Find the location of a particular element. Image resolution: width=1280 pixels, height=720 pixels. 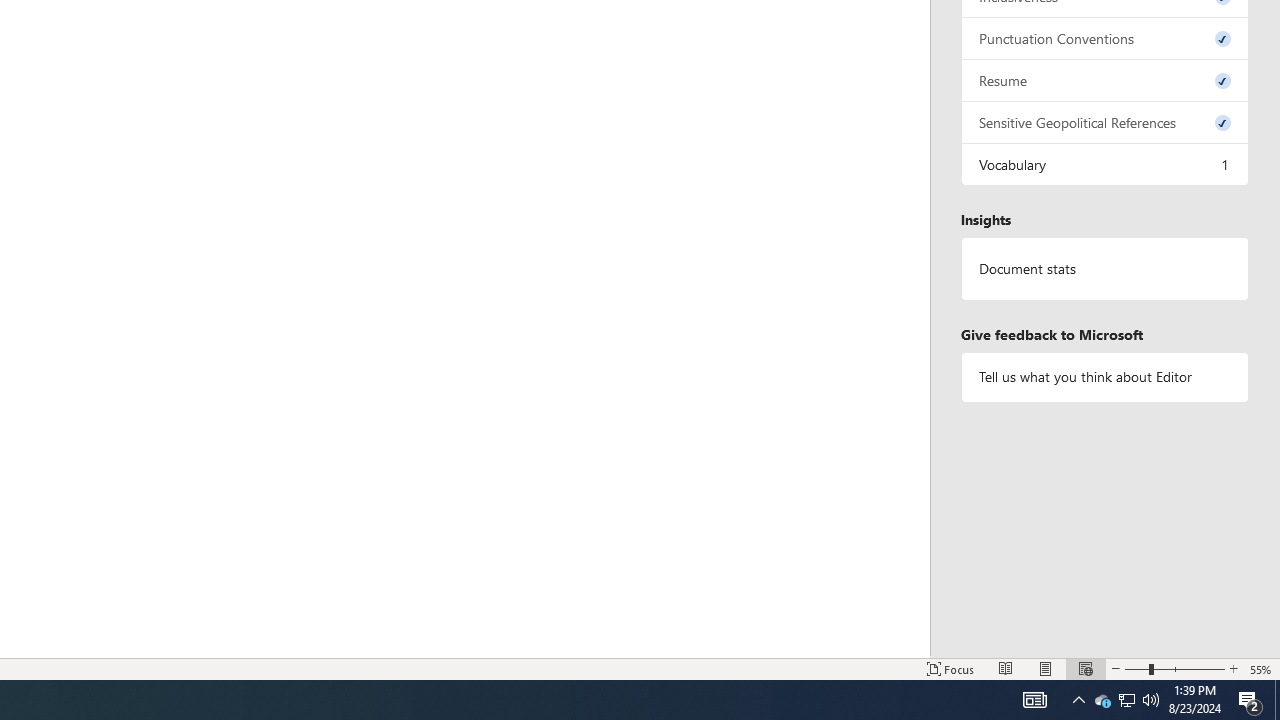

'Zoom 55%' is located at coordinates (1260, 669).